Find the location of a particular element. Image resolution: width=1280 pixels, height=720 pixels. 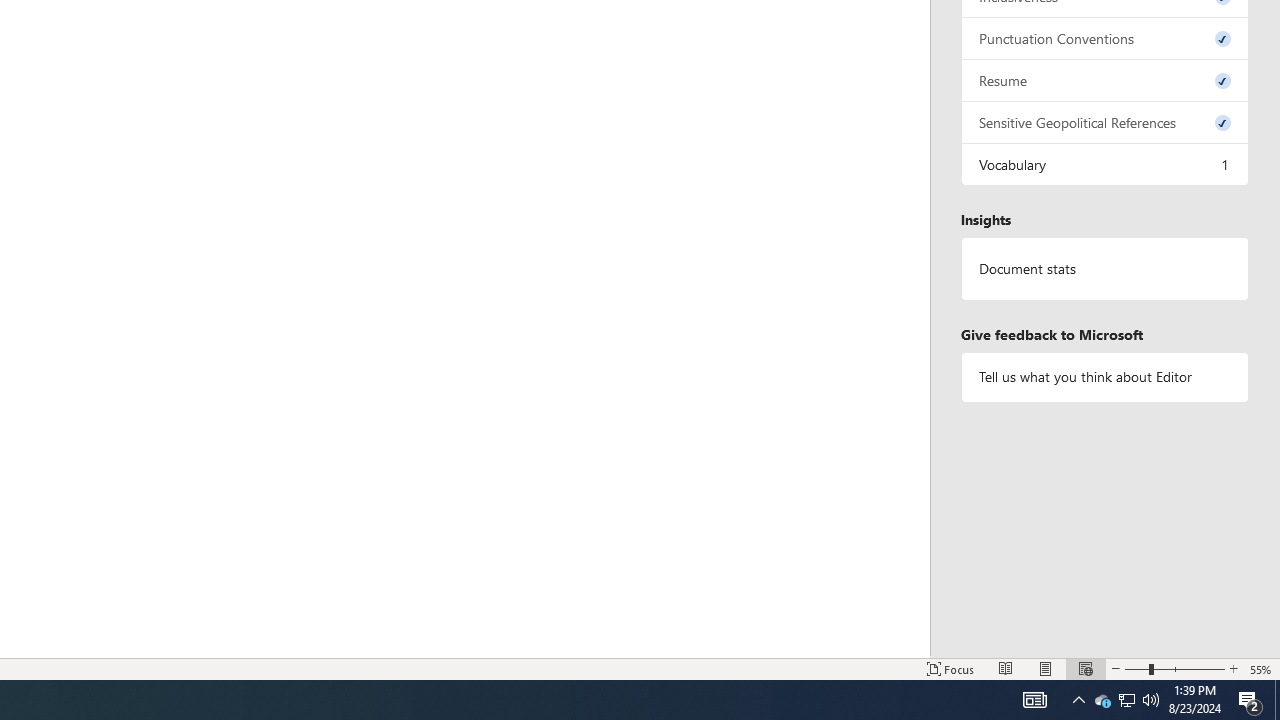

'Zoom 55%' is located at coordinates (1260, 669).